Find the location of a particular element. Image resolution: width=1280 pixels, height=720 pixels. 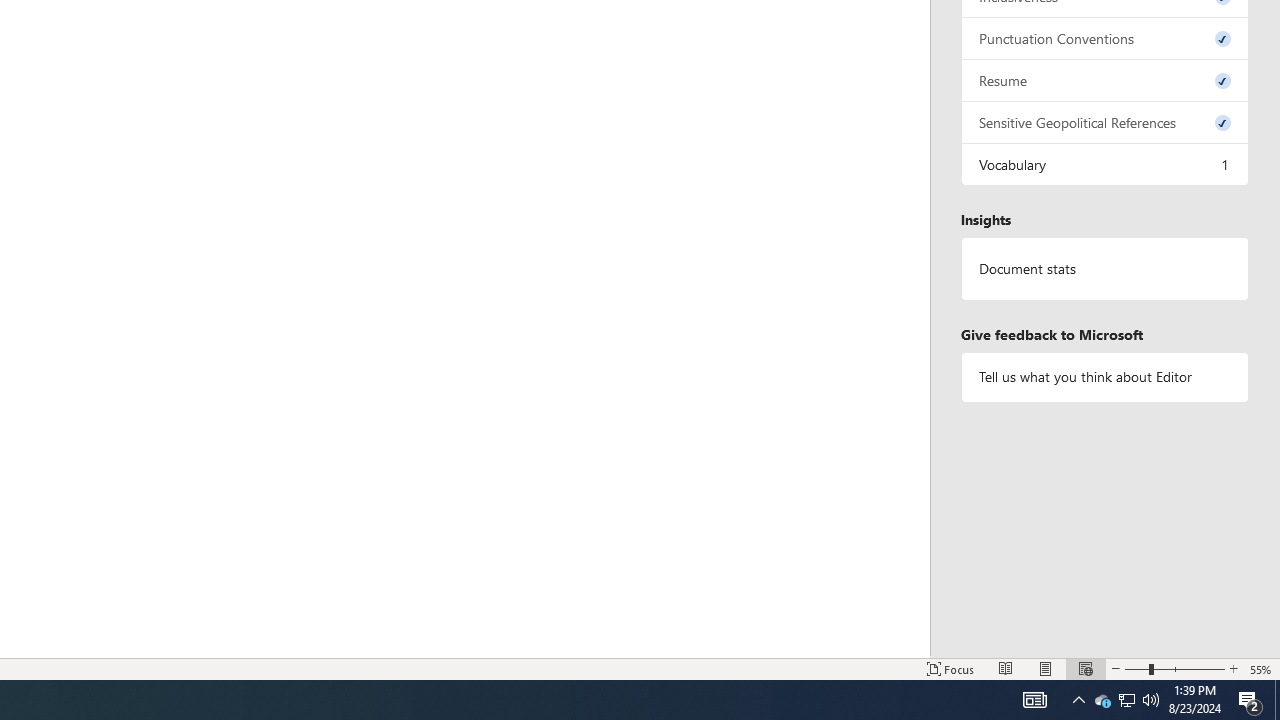

'Zoom 55%' is located at coordinates (1260, 669).